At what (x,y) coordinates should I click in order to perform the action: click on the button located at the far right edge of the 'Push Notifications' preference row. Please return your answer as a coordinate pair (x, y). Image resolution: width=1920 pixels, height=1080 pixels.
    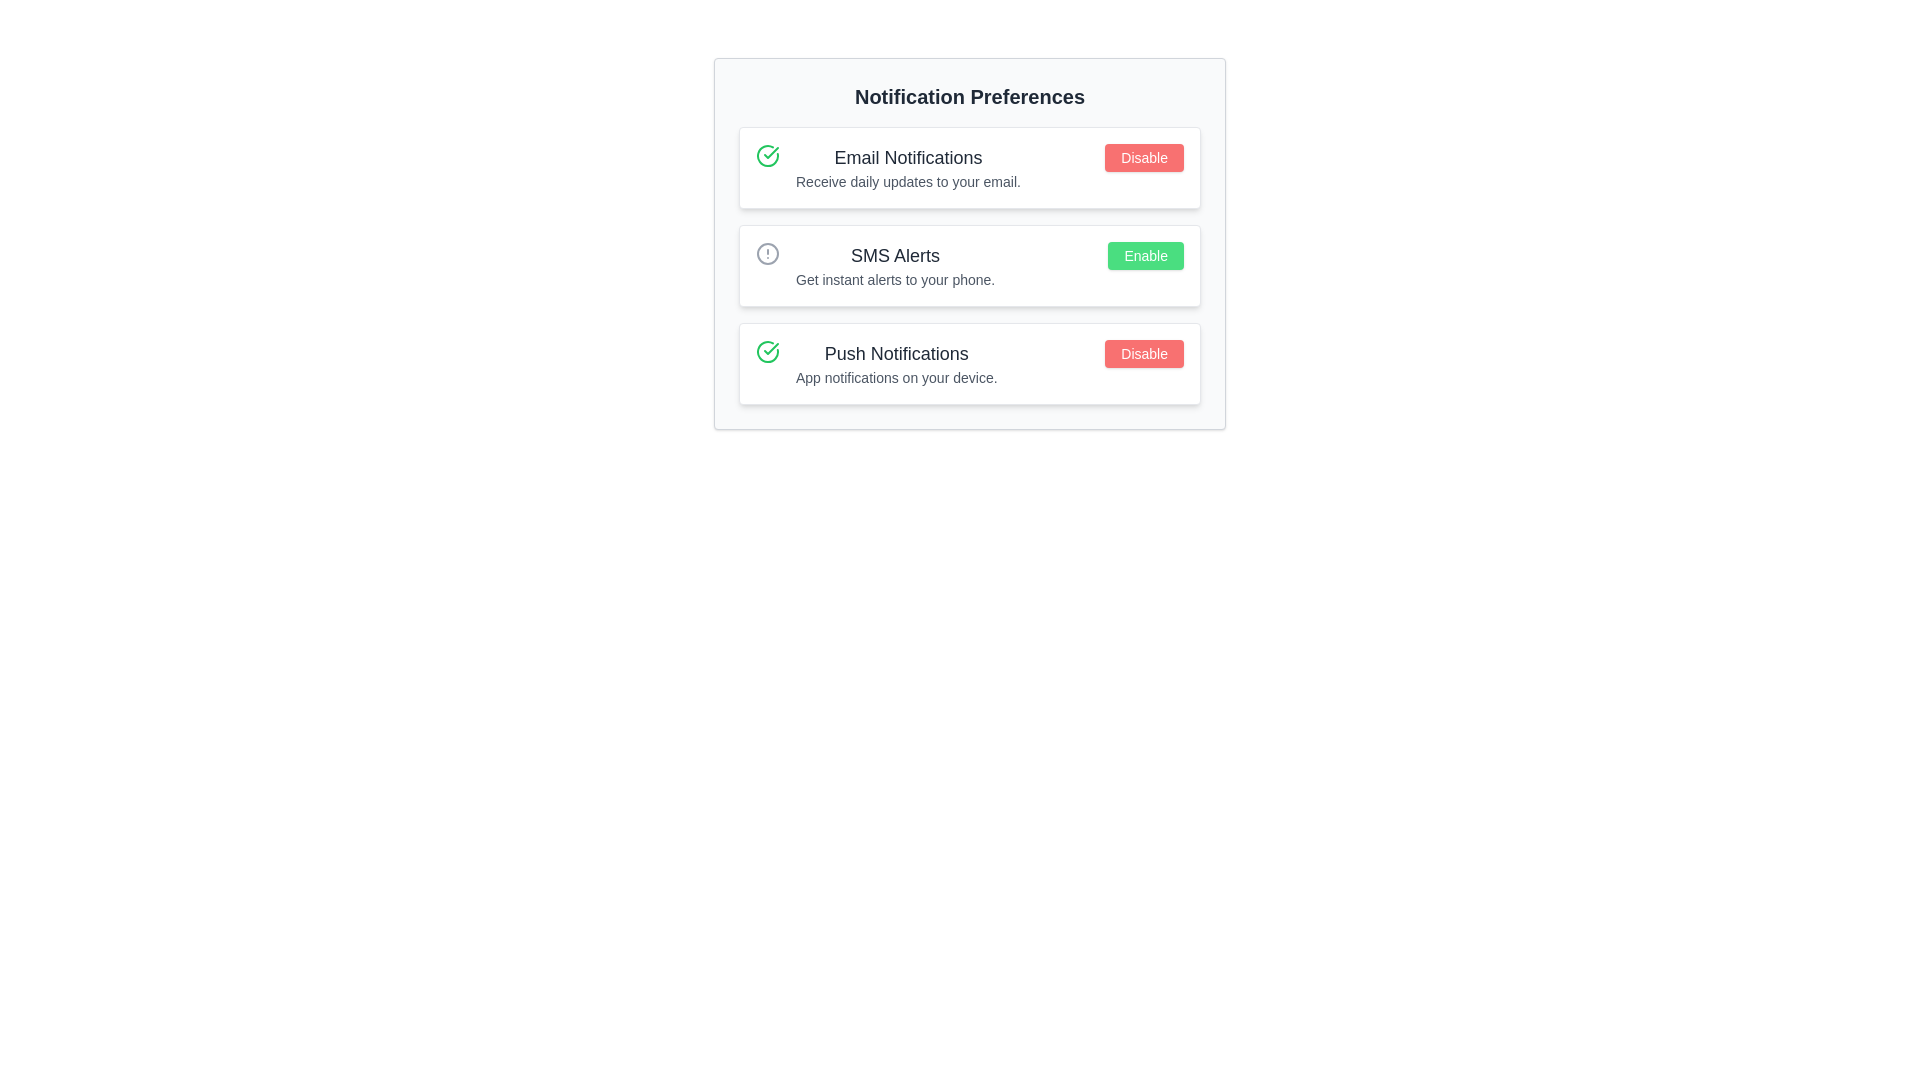
    Looking at the image, I should click on (1144, 353).